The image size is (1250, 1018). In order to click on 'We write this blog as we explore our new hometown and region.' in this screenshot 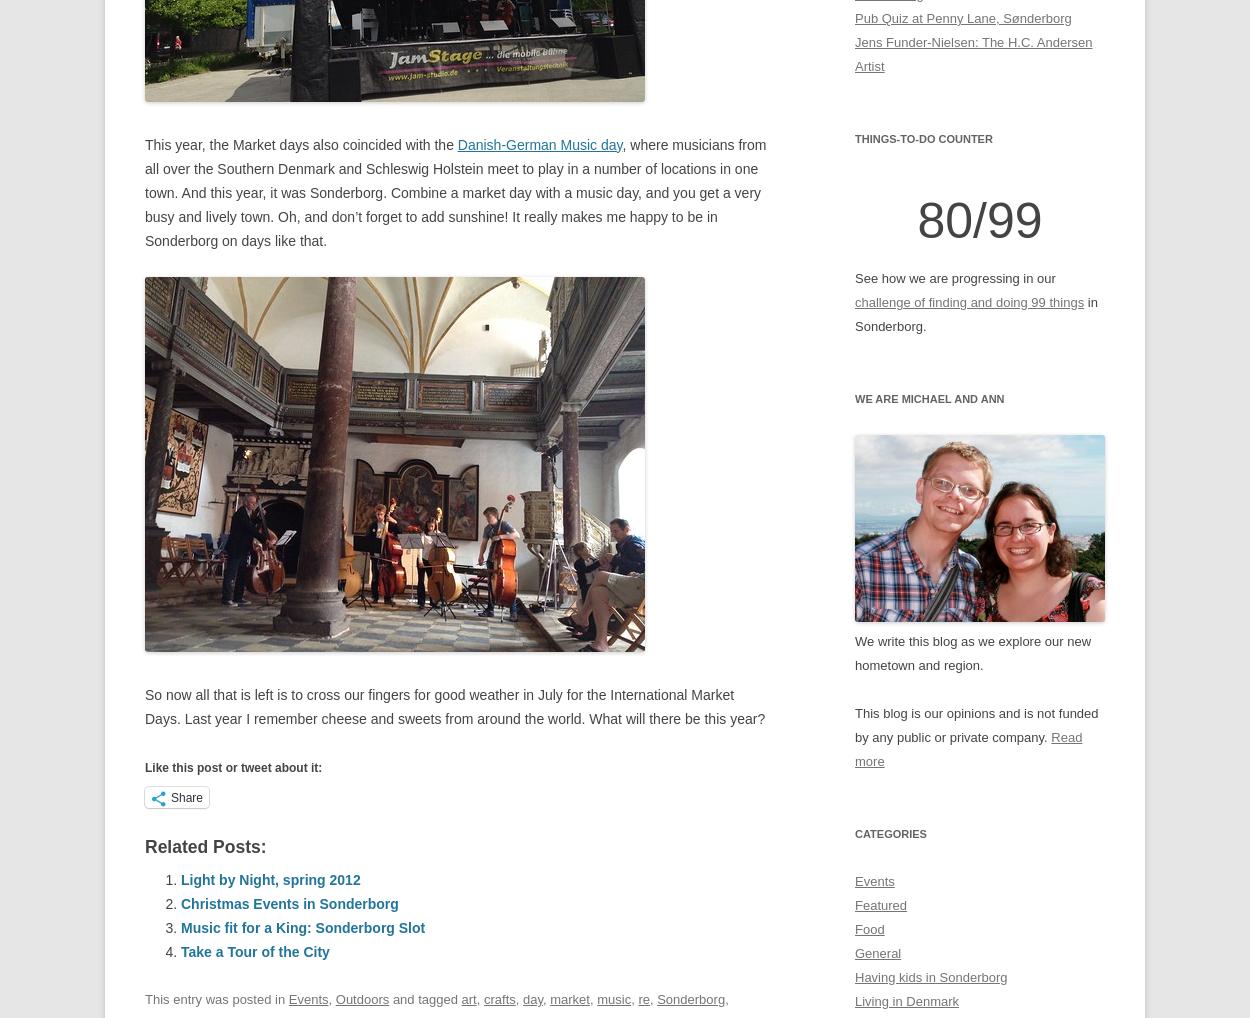, I will do `click(972, 651)`.